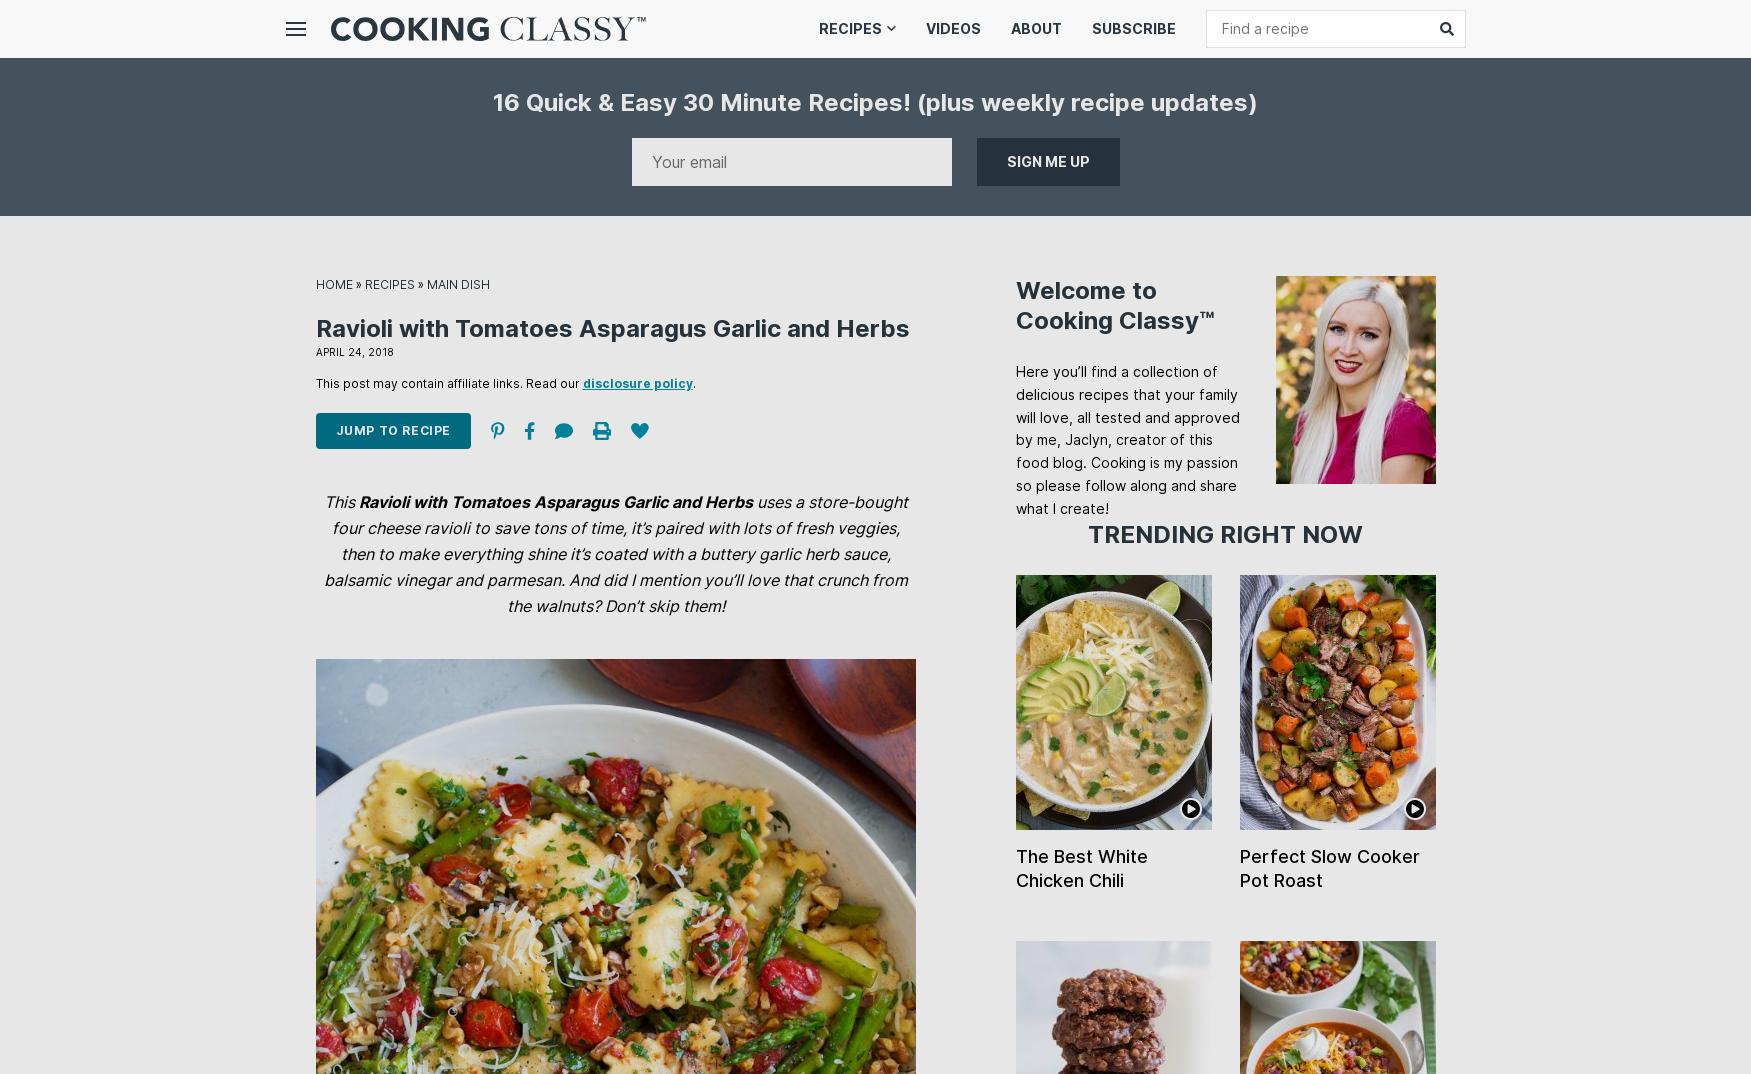 The image size is (1751, 1074). Describe the element at coordinates (1133, 27) in the screenshot. I see `'Subscribe'` at that location.